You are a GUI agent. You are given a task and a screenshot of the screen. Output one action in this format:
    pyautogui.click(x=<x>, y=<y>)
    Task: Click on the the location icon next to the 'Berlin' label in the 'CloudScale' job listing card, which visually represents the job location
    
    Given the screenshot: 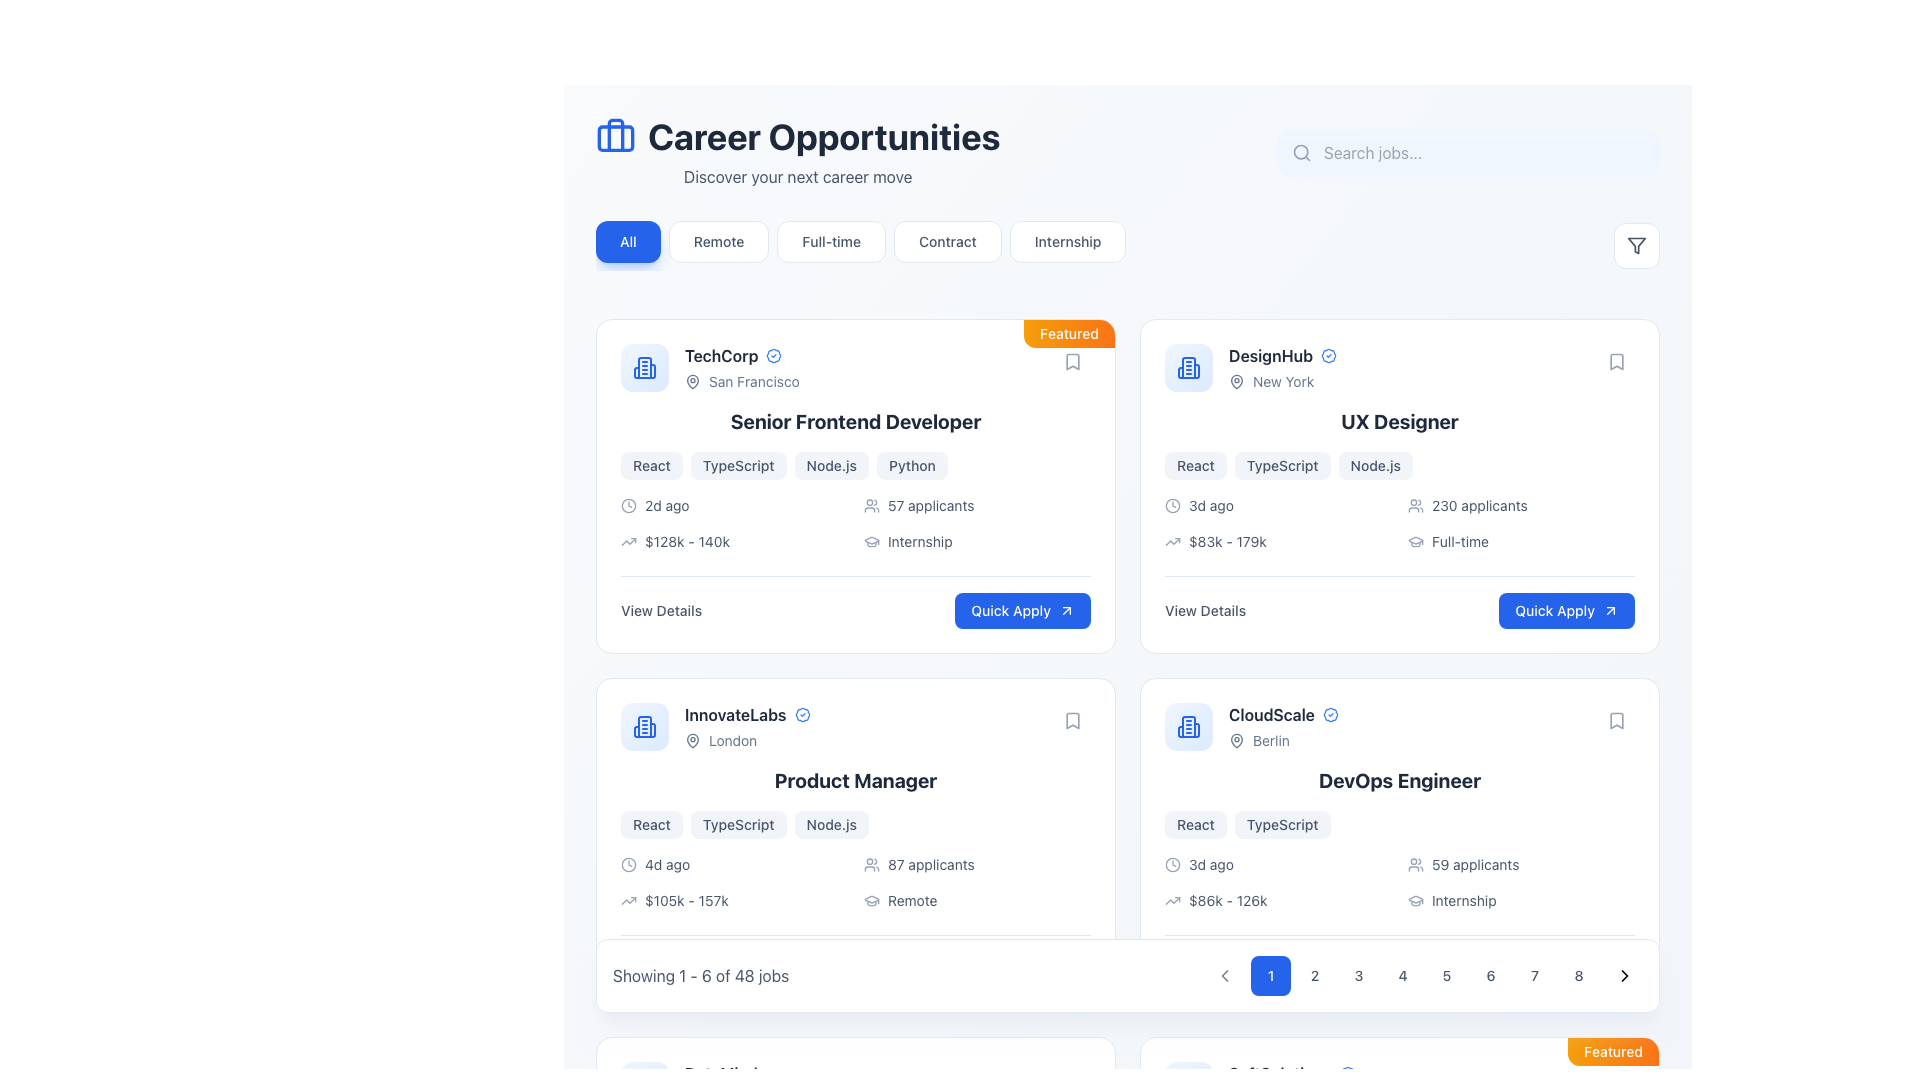 What is the action you would take?
    pyautogui.click(x=1236, y=740)
    